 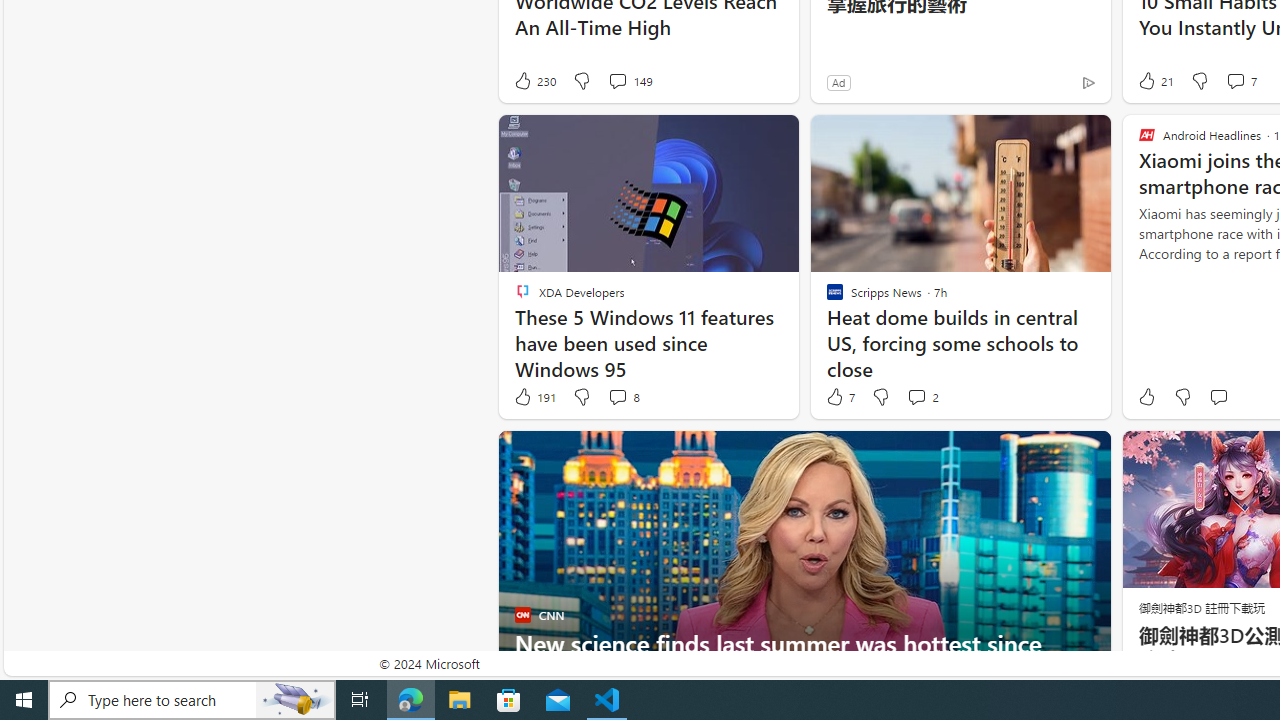 What do you see at coordinates (622, 397) in the screenshot?
I see `'View comments 8 Comment'` at bounding box center [622, 397].